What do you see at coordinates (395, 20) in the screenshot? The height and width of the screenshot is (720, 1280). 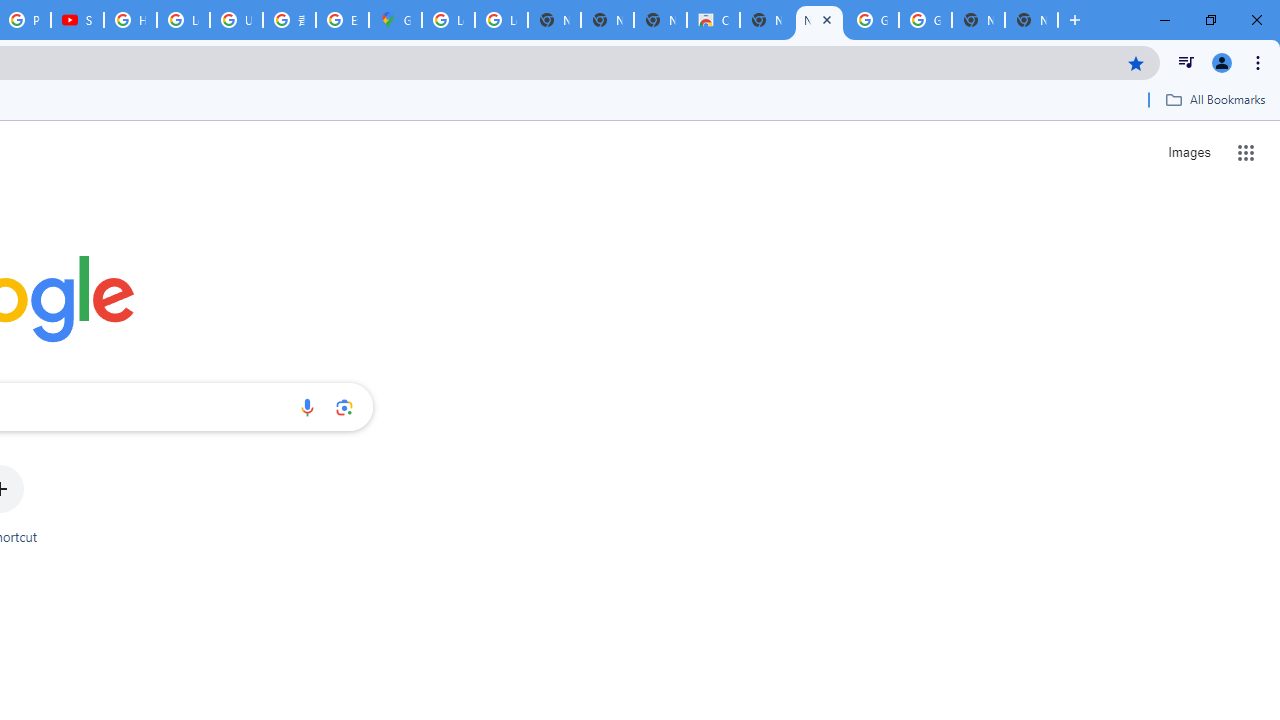 I see `'Google Maps'` at bounding box center [395, 20].